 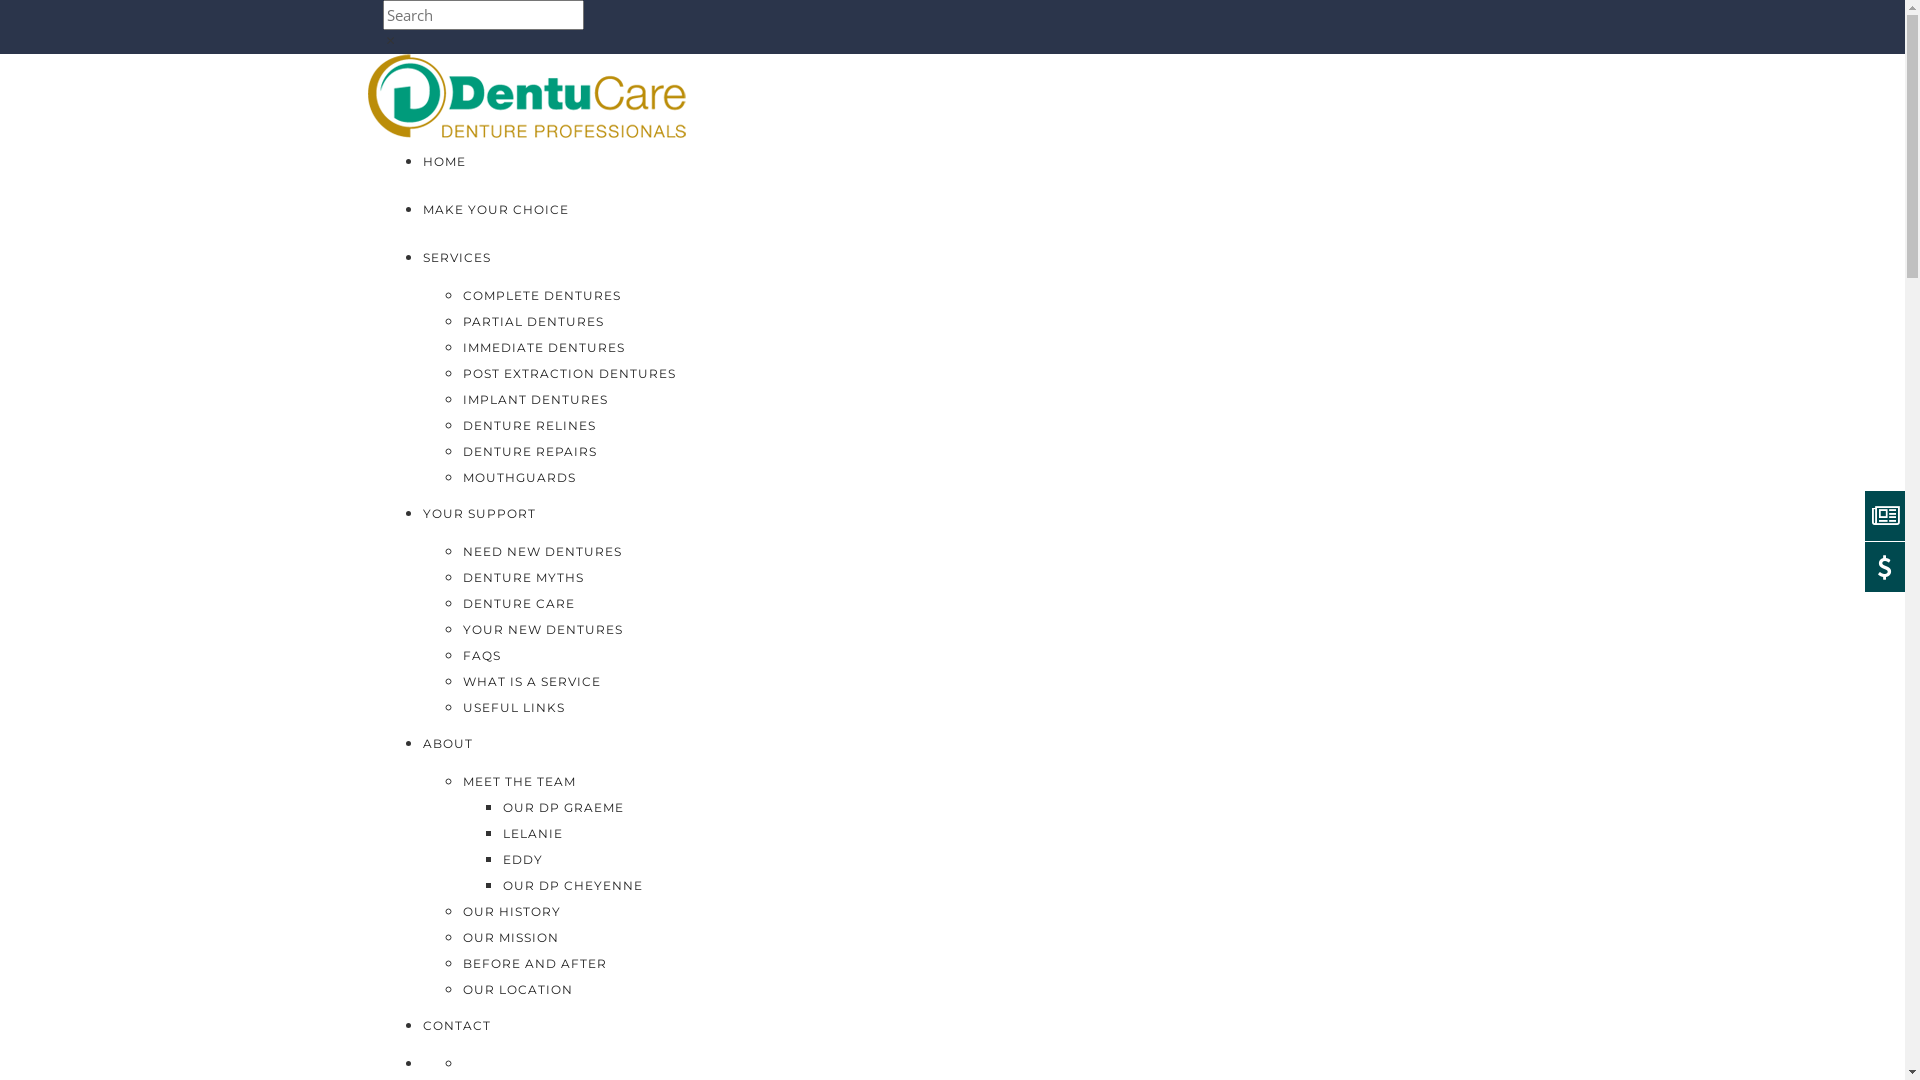 I want to click on 'MAKE YOUR CHOICE', so click(x=494, y=209).